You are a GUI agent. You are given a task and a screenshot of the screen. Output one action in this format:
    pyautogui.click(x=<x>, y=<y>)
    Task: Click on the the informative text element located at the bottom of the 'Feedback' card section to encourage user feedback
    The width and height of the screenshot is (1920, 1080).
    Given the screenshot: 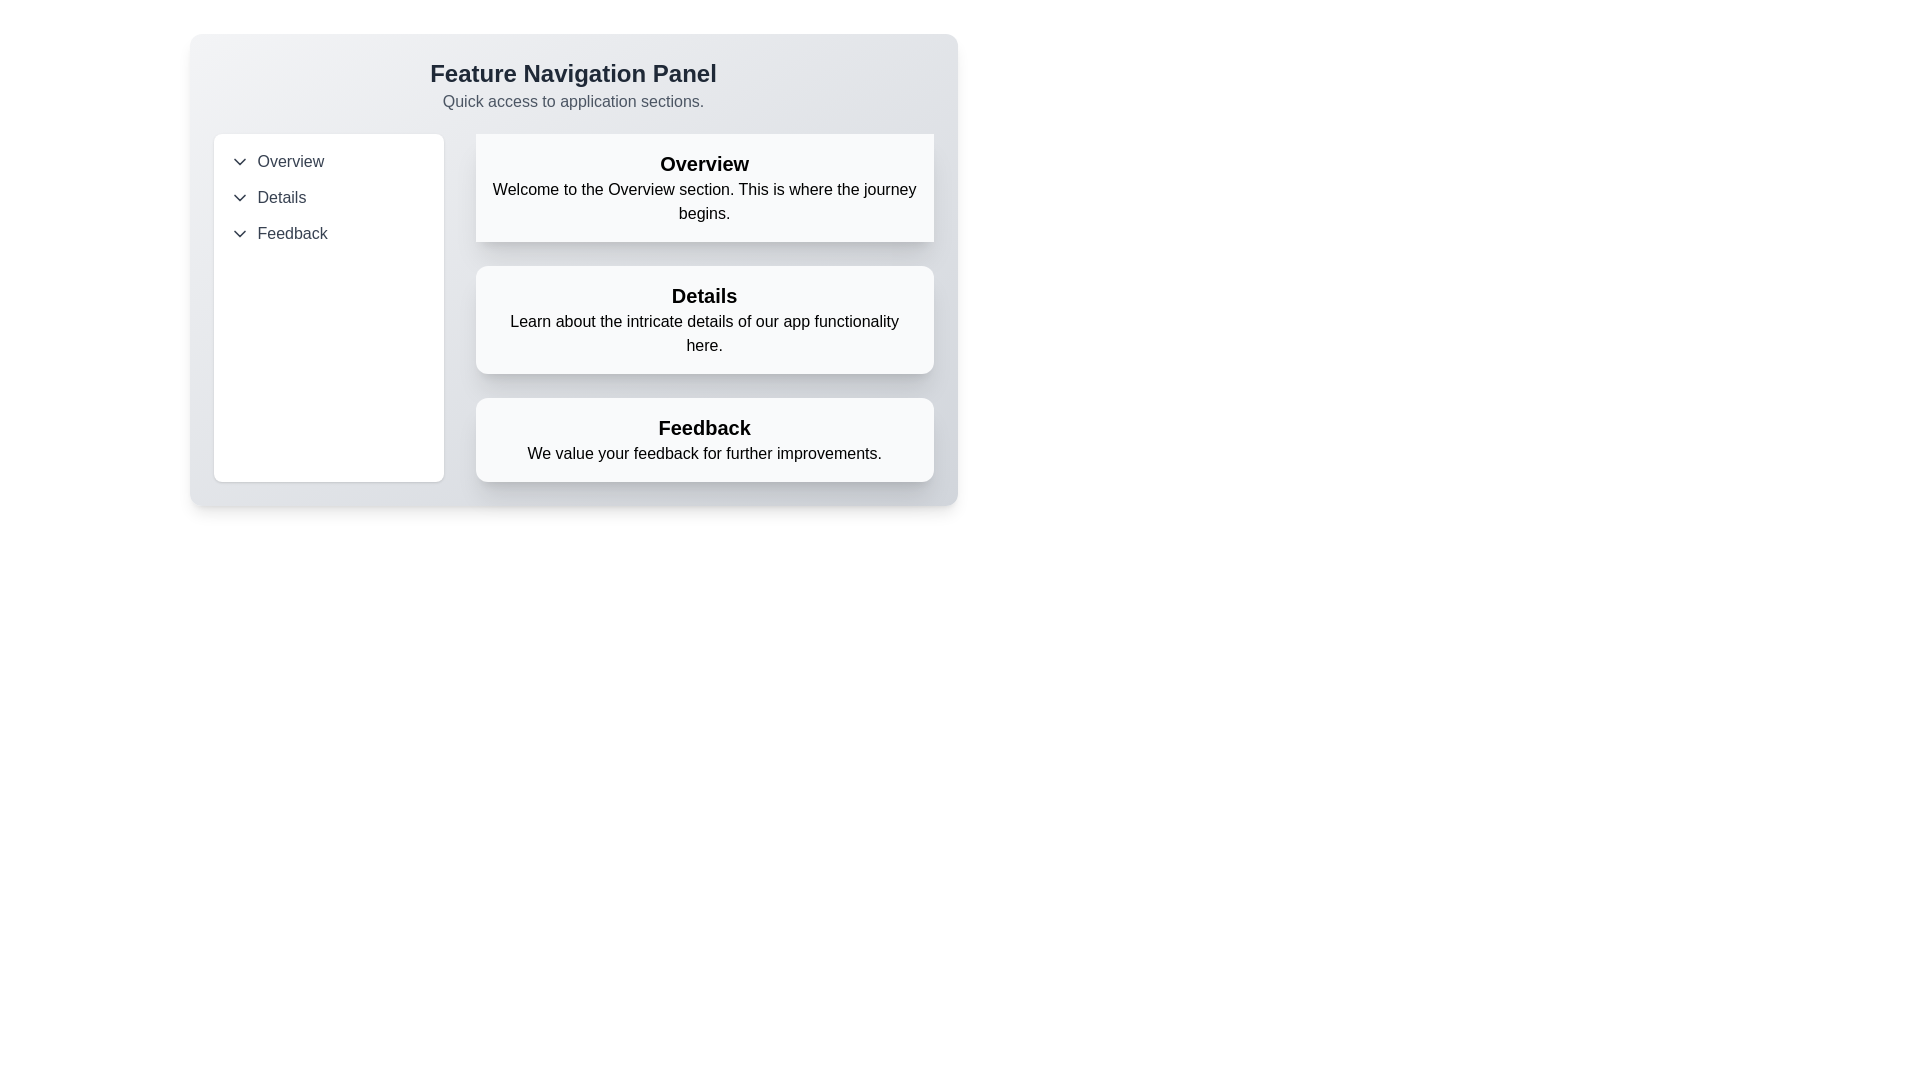 What is the action you would take?
    pyautogui.click(x=704, y=454)
    